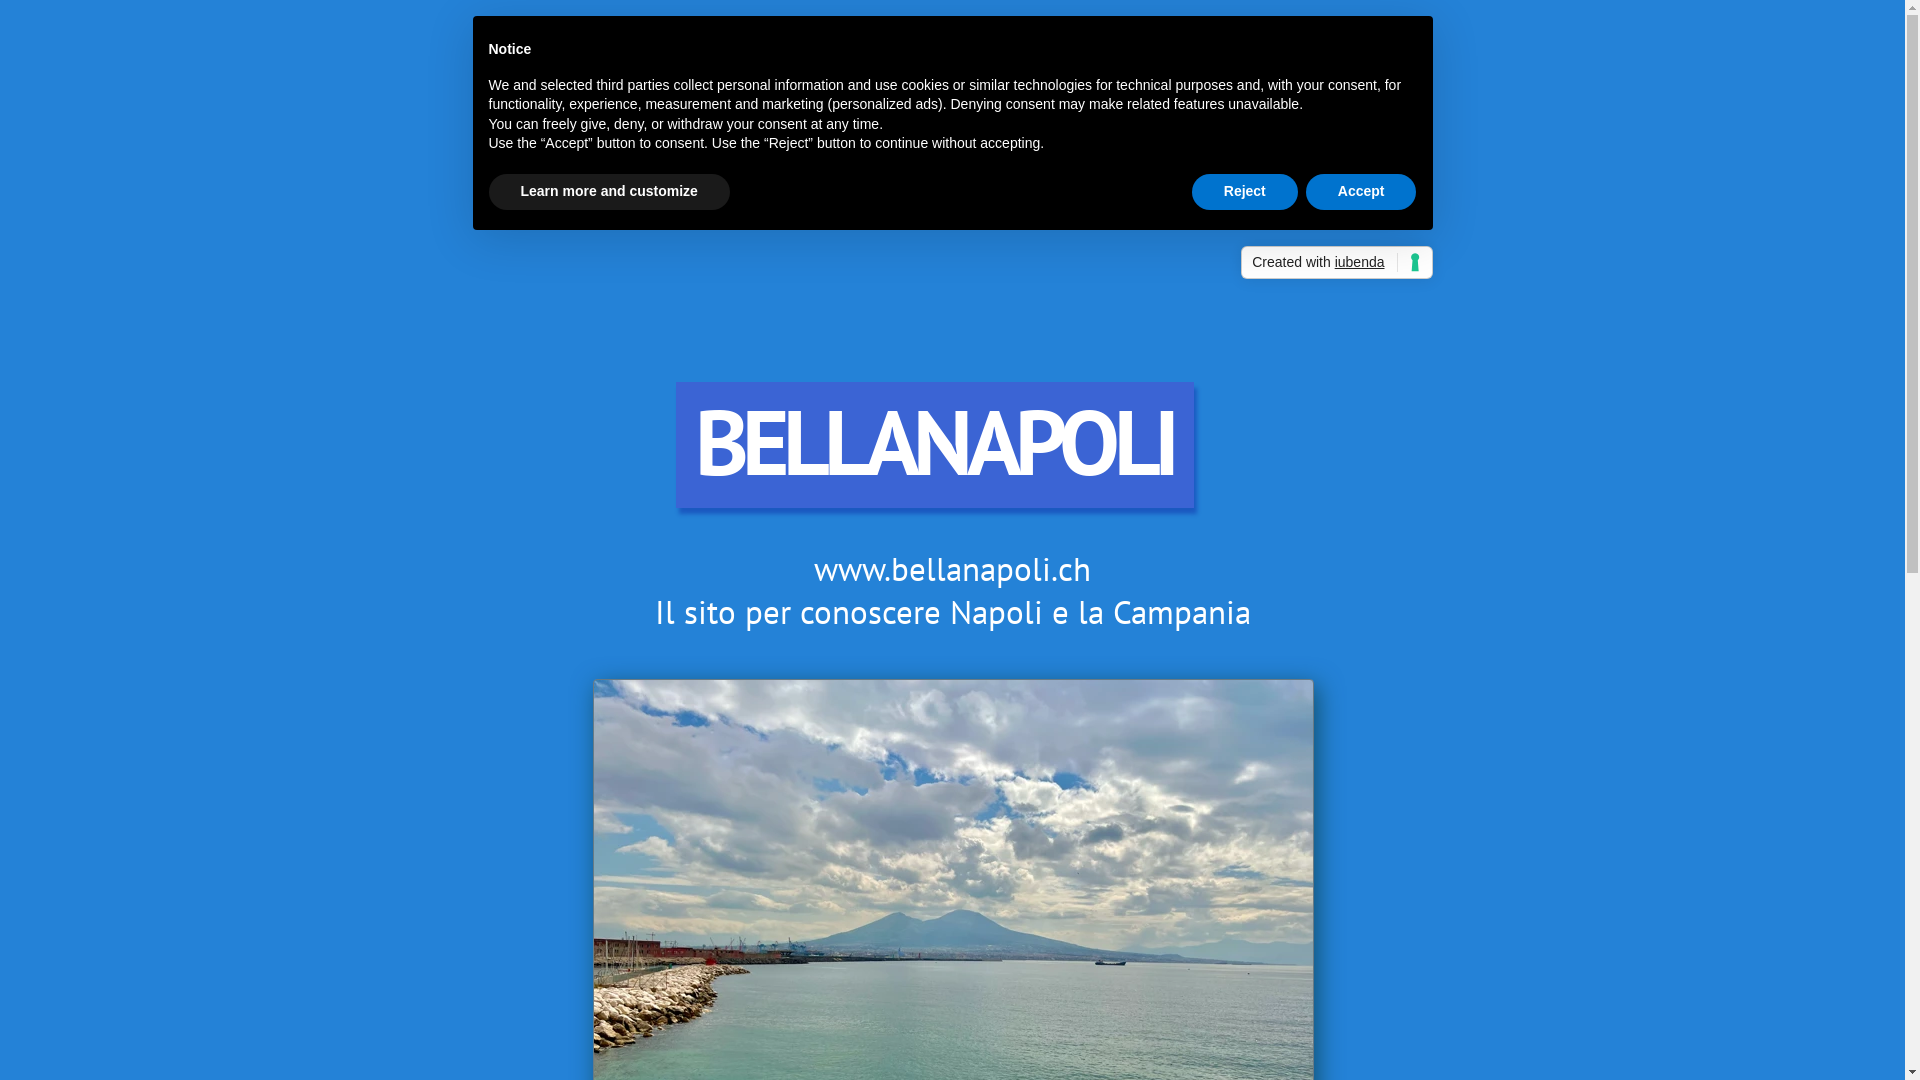  What do you see at coordinates (1243, 192) in the screenshot?
I see `'Reject'` at bounding box center [1243, 192].